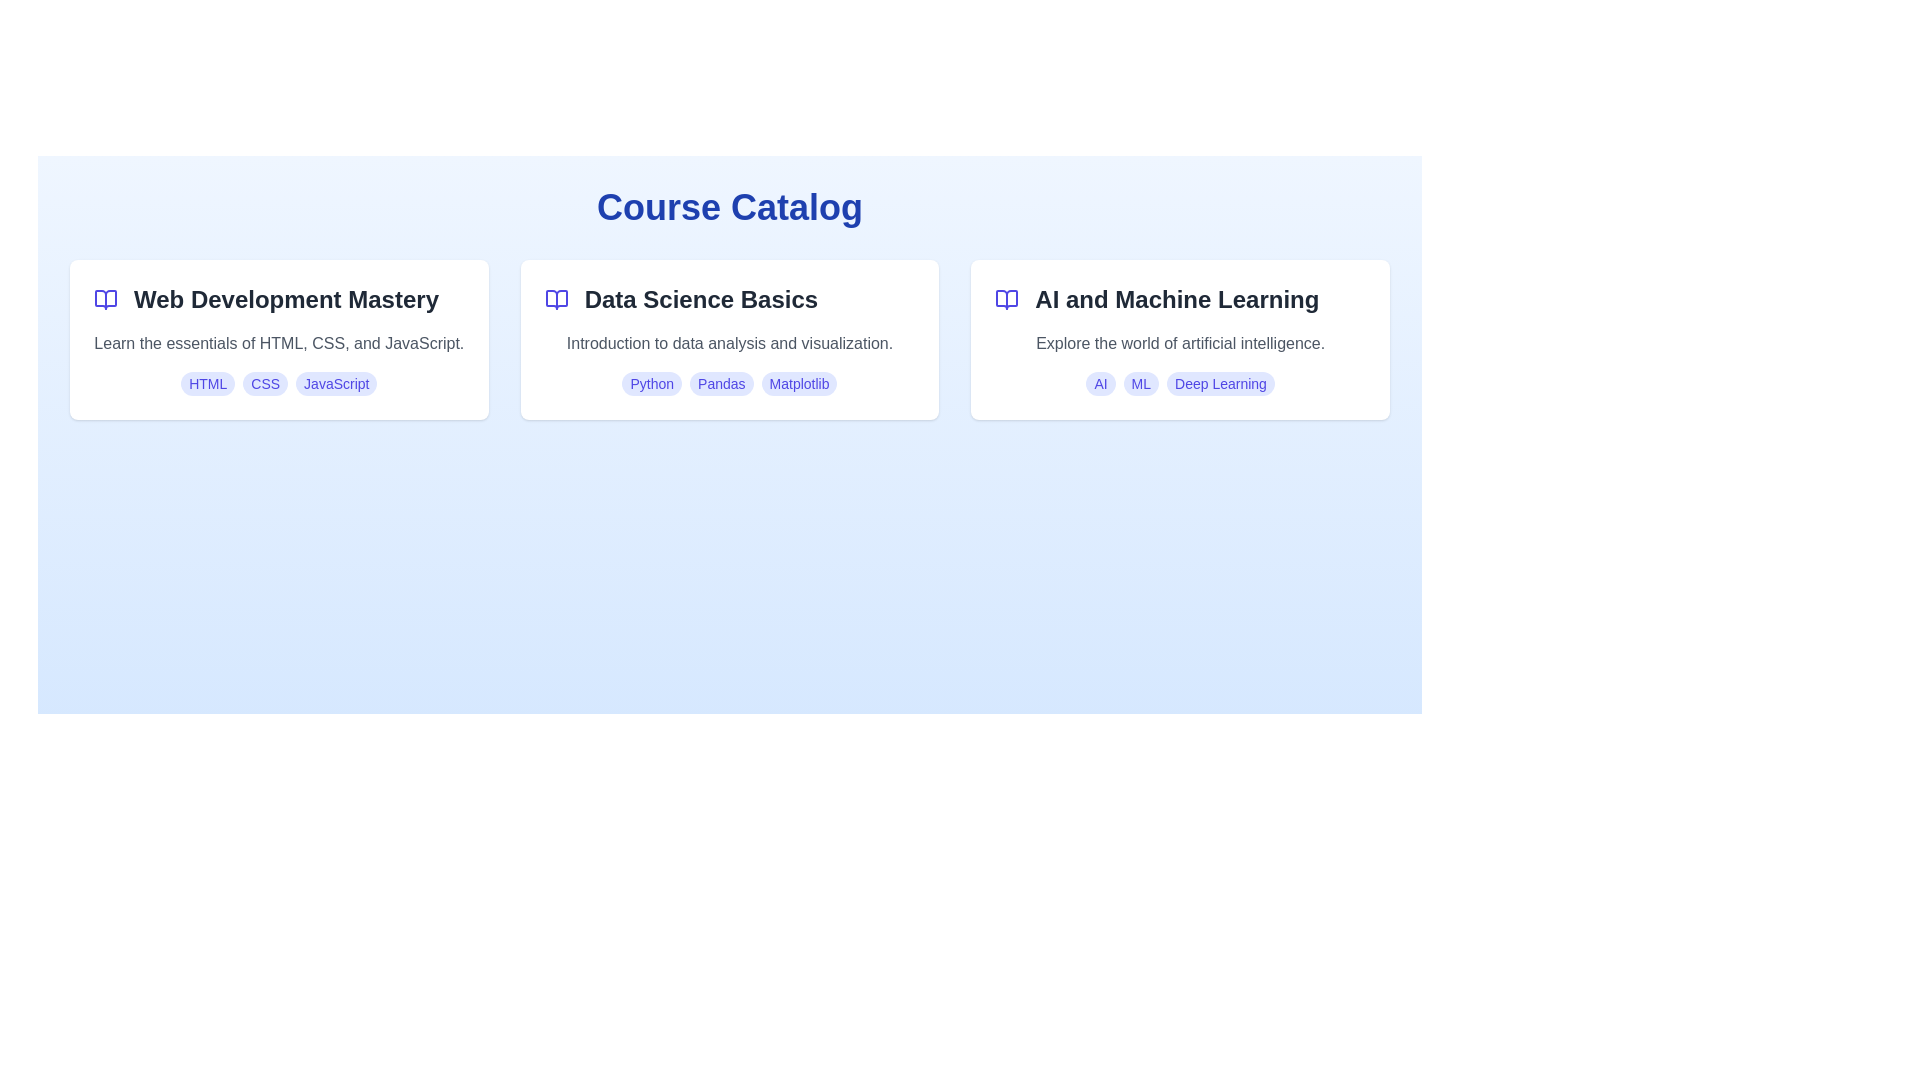 The image size is (1920, 1080). Describe the element at coordinates (1099, 384) in the screenshot. I see `the 'AI' tag badge, which is a small, pill-shaped label with bold indigo text on a light indigo background, located at the leftmost position among three labels in the 'AI and Machine Learning' section` at that location.